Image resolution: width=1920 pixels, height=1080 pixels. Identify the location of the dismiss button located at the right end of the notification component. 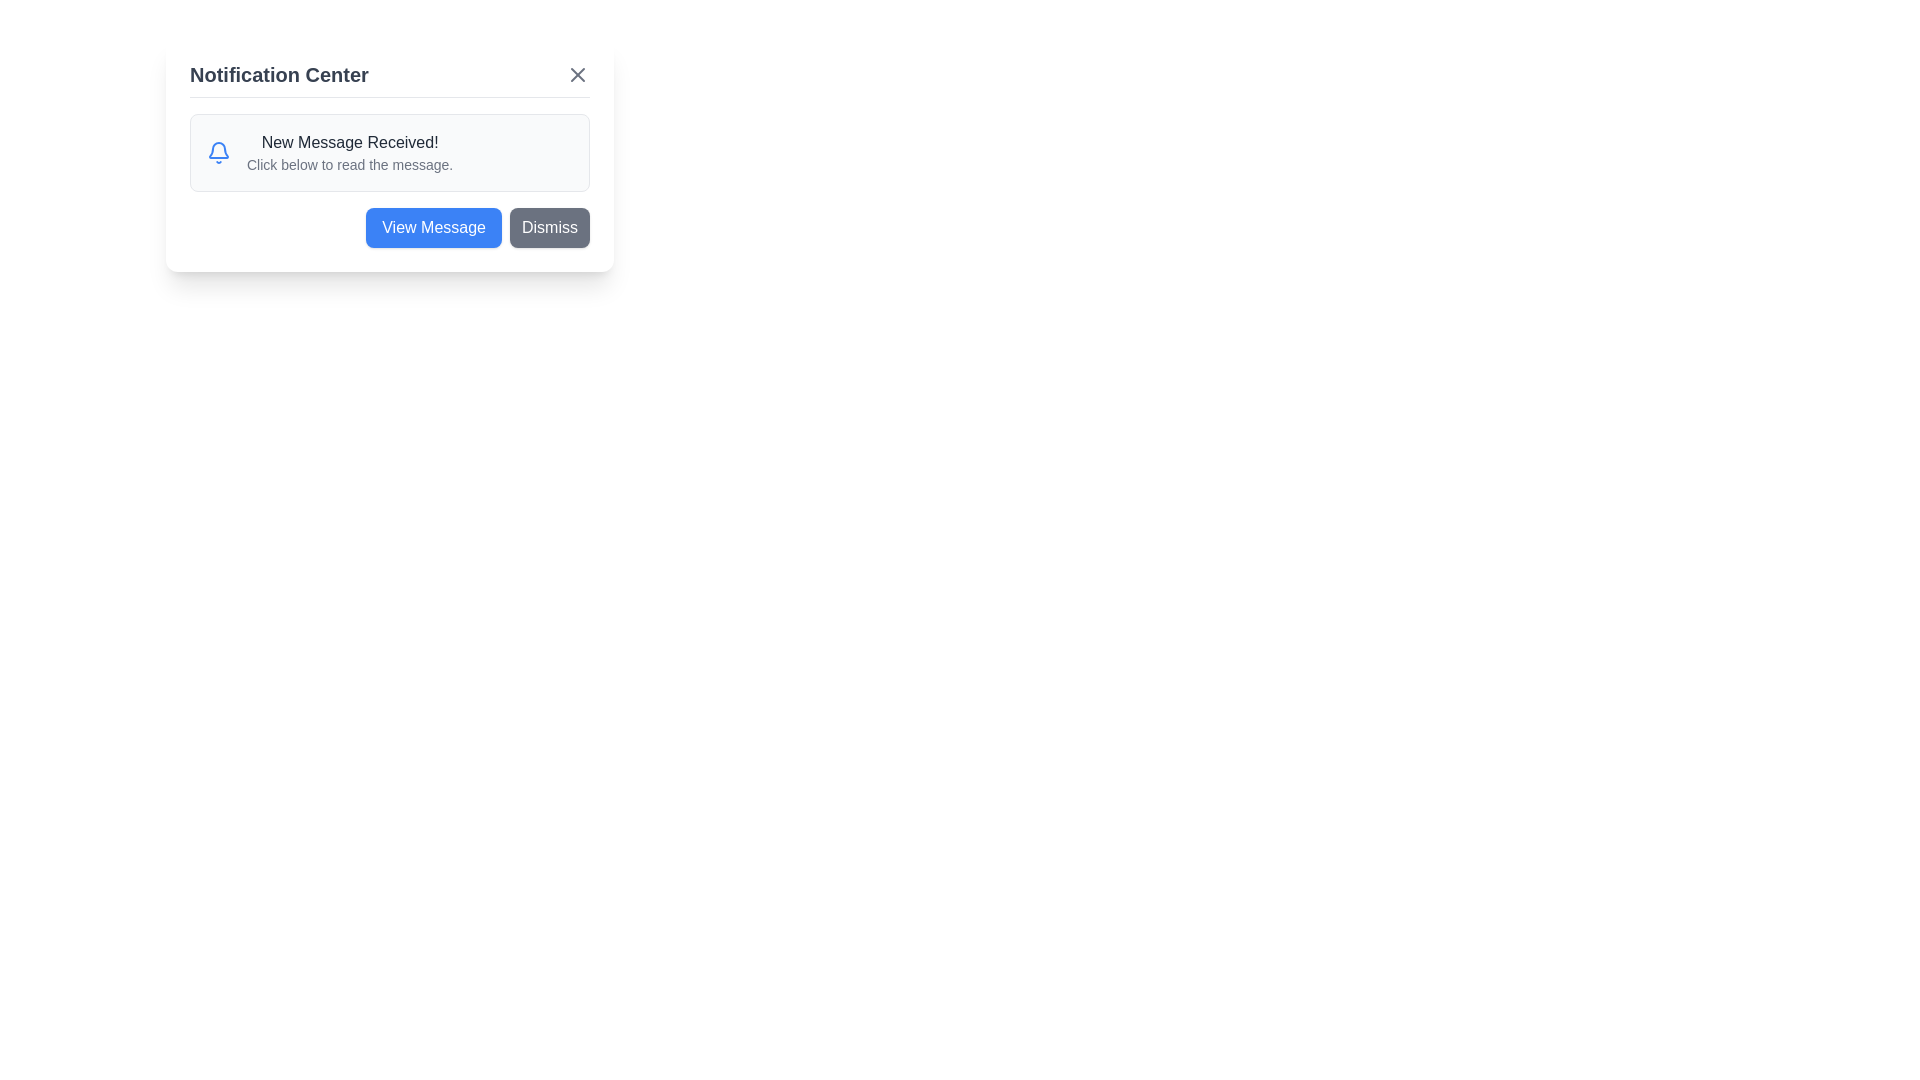
(550, 226).